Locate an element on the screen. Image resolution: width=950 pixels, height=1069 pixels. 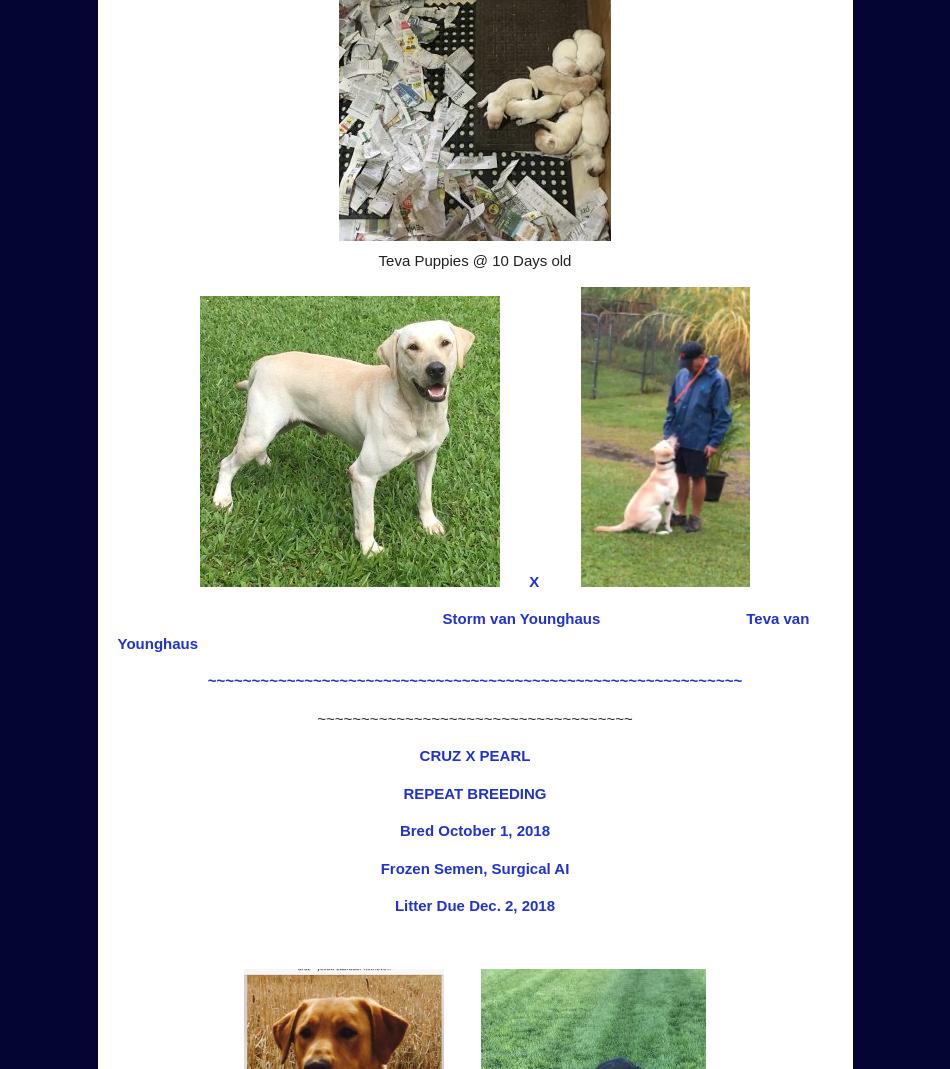
'X' is located at coordinates (535, 580).